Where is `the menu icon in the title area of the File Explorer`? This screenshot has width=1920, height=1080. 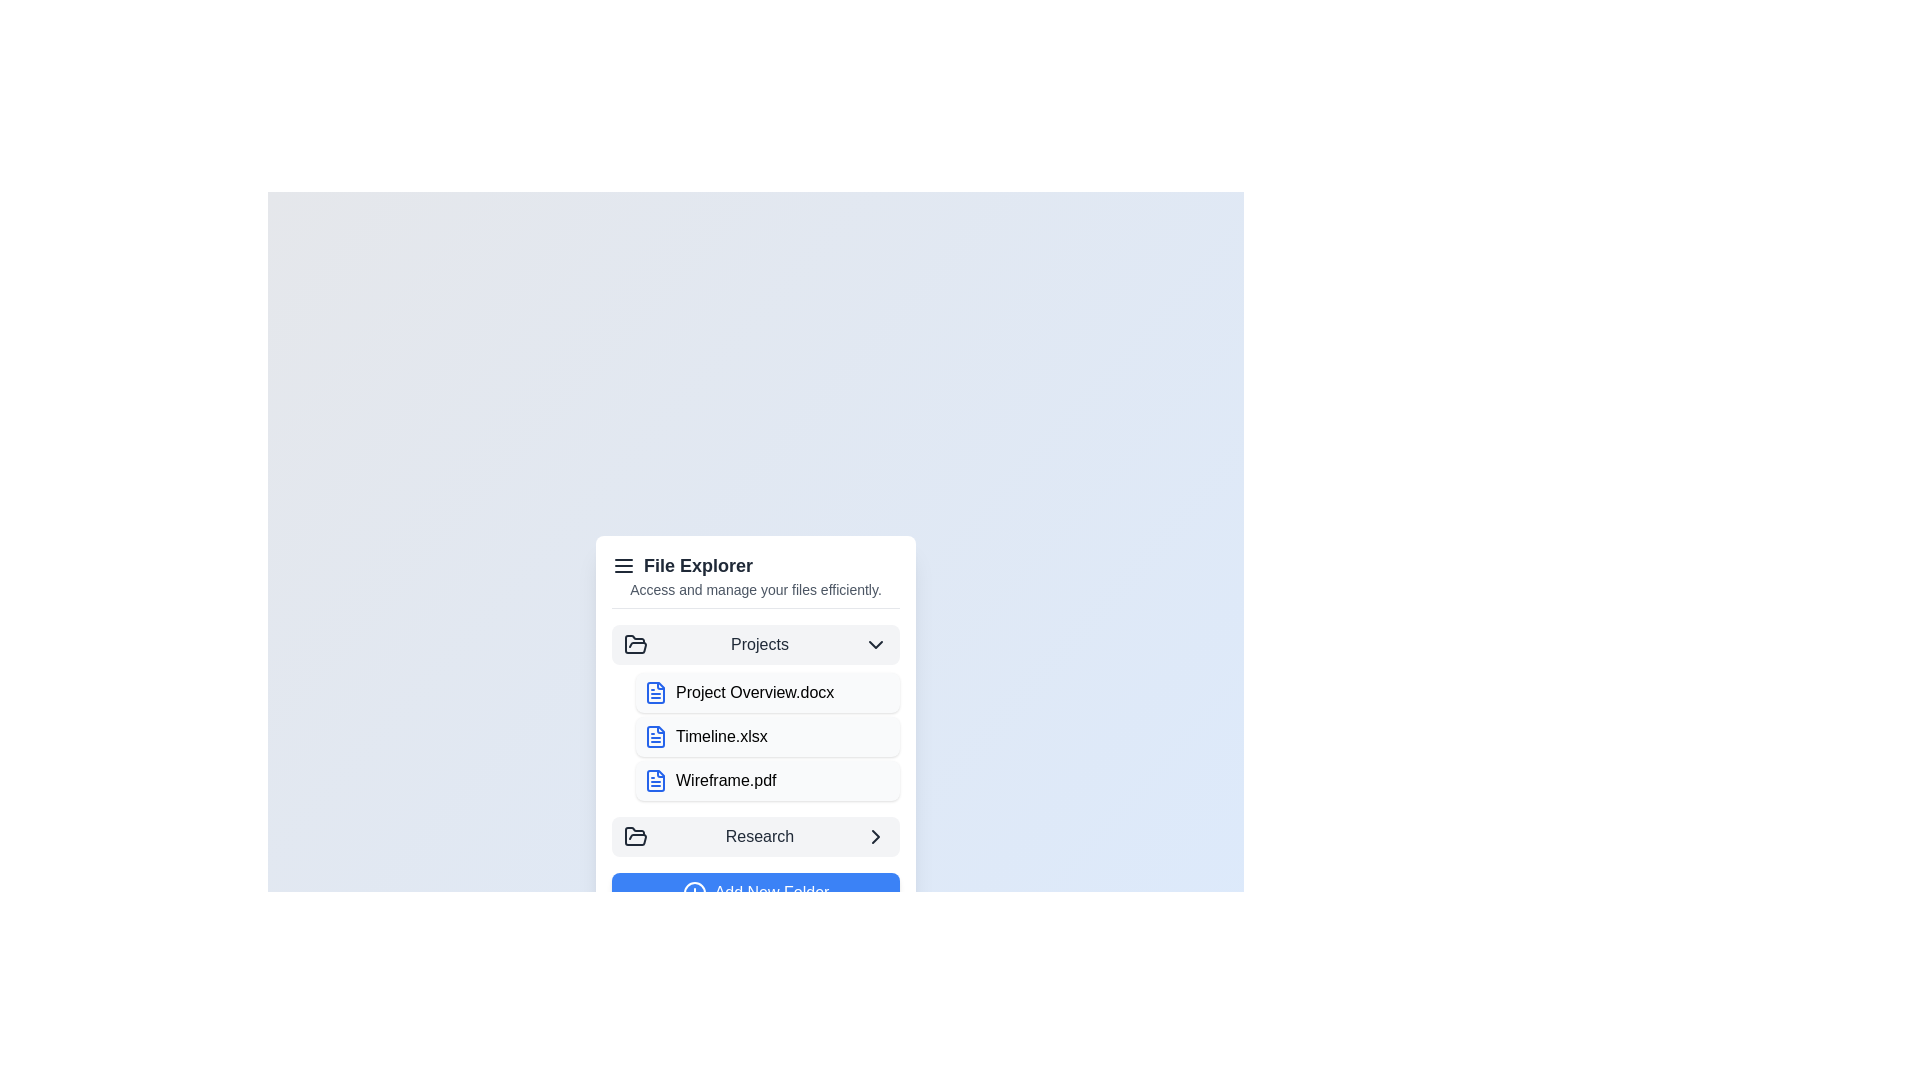 the menu icon in the title area of the File Explorer is located at coordinates (623, 565).